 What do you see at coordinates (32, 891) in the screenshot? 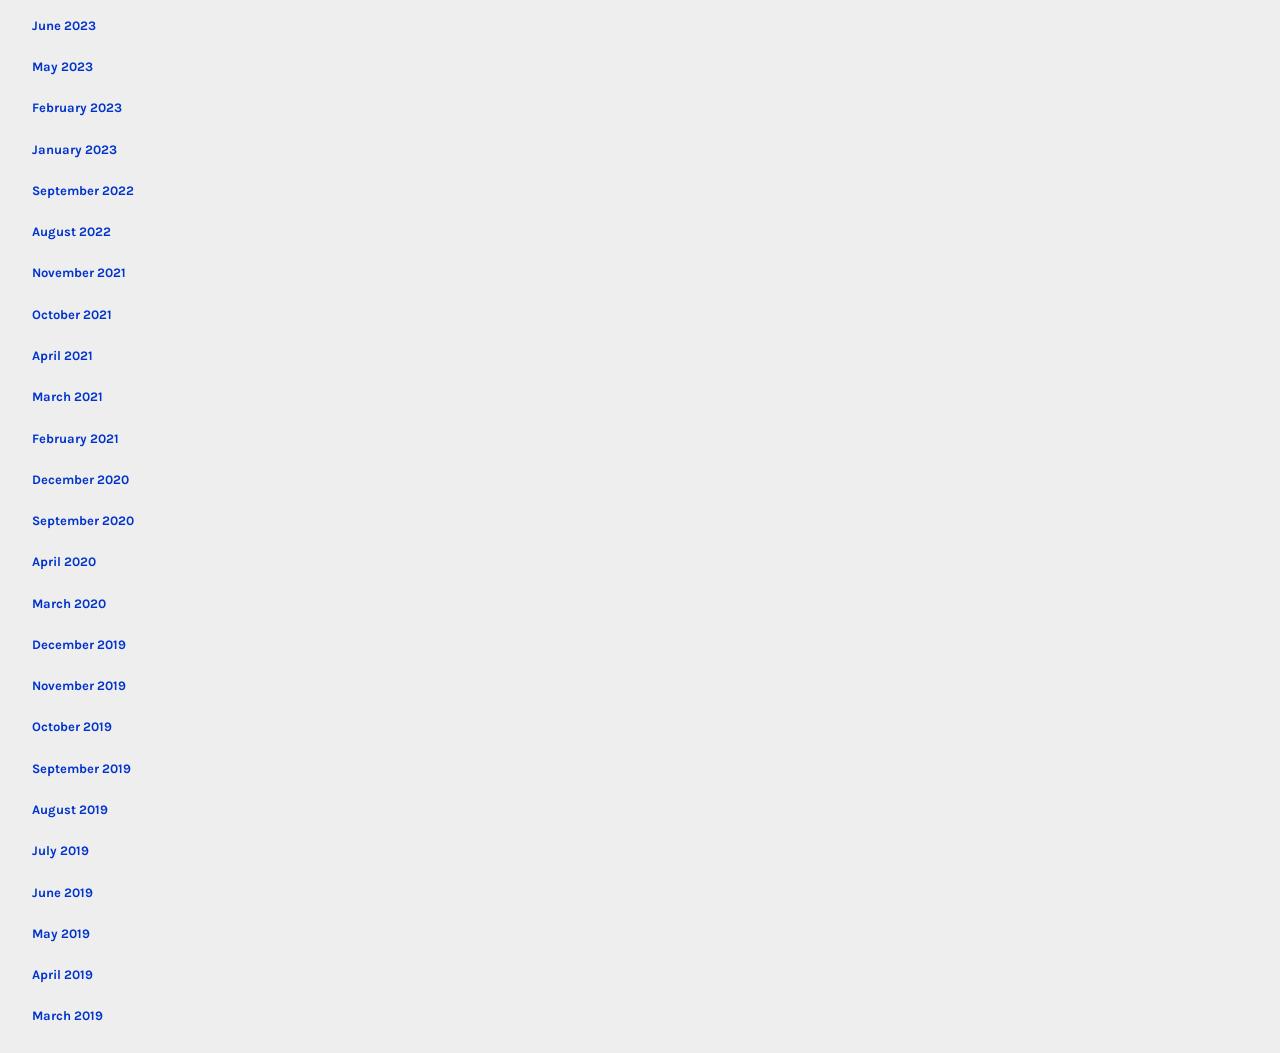
I see `'June 2019'` at bounding box center [32, 891].